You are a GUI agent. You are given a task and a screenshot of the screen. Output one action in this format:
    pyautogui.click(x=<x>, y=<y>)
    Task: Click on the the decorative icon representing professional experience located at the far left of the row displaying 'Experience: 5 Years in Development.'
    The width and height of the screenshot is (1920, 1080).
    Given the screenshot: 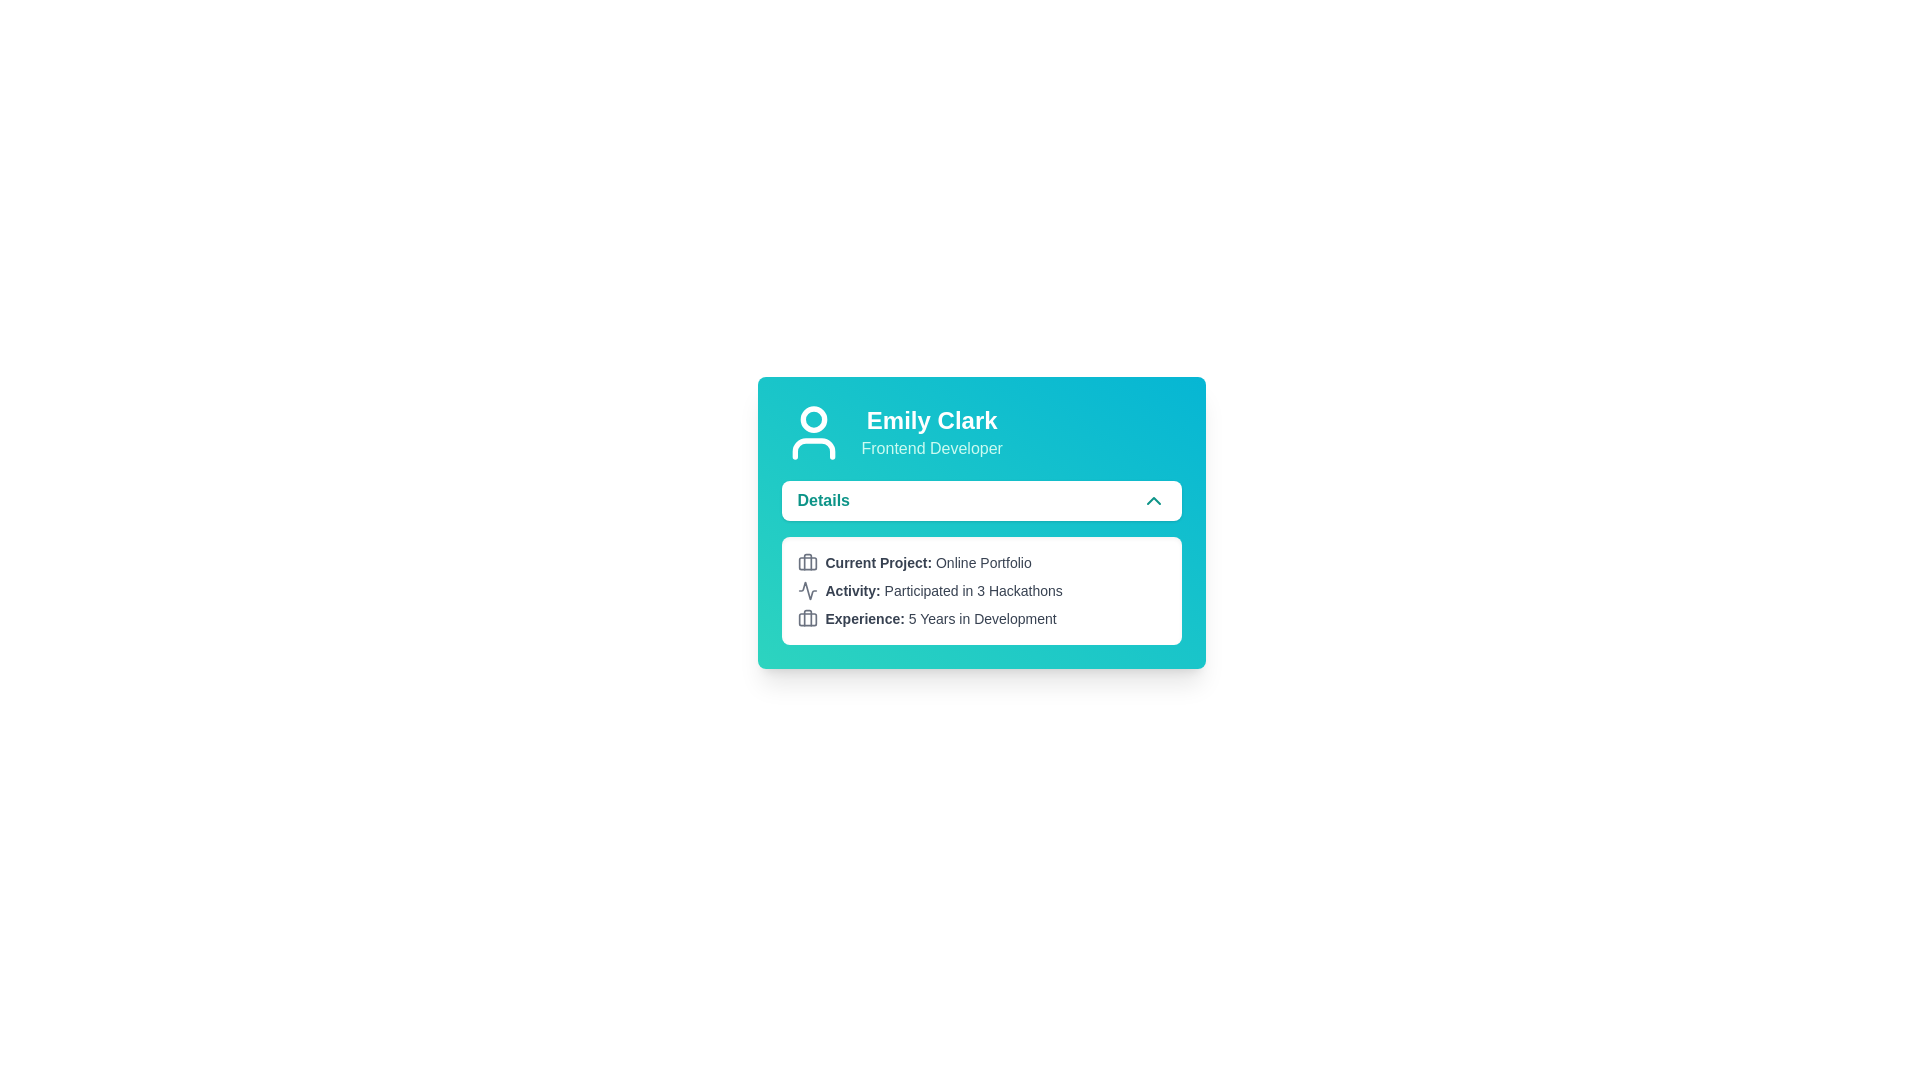 What is the action you would take?
    pyautogui.click(x=807, y=617)
    